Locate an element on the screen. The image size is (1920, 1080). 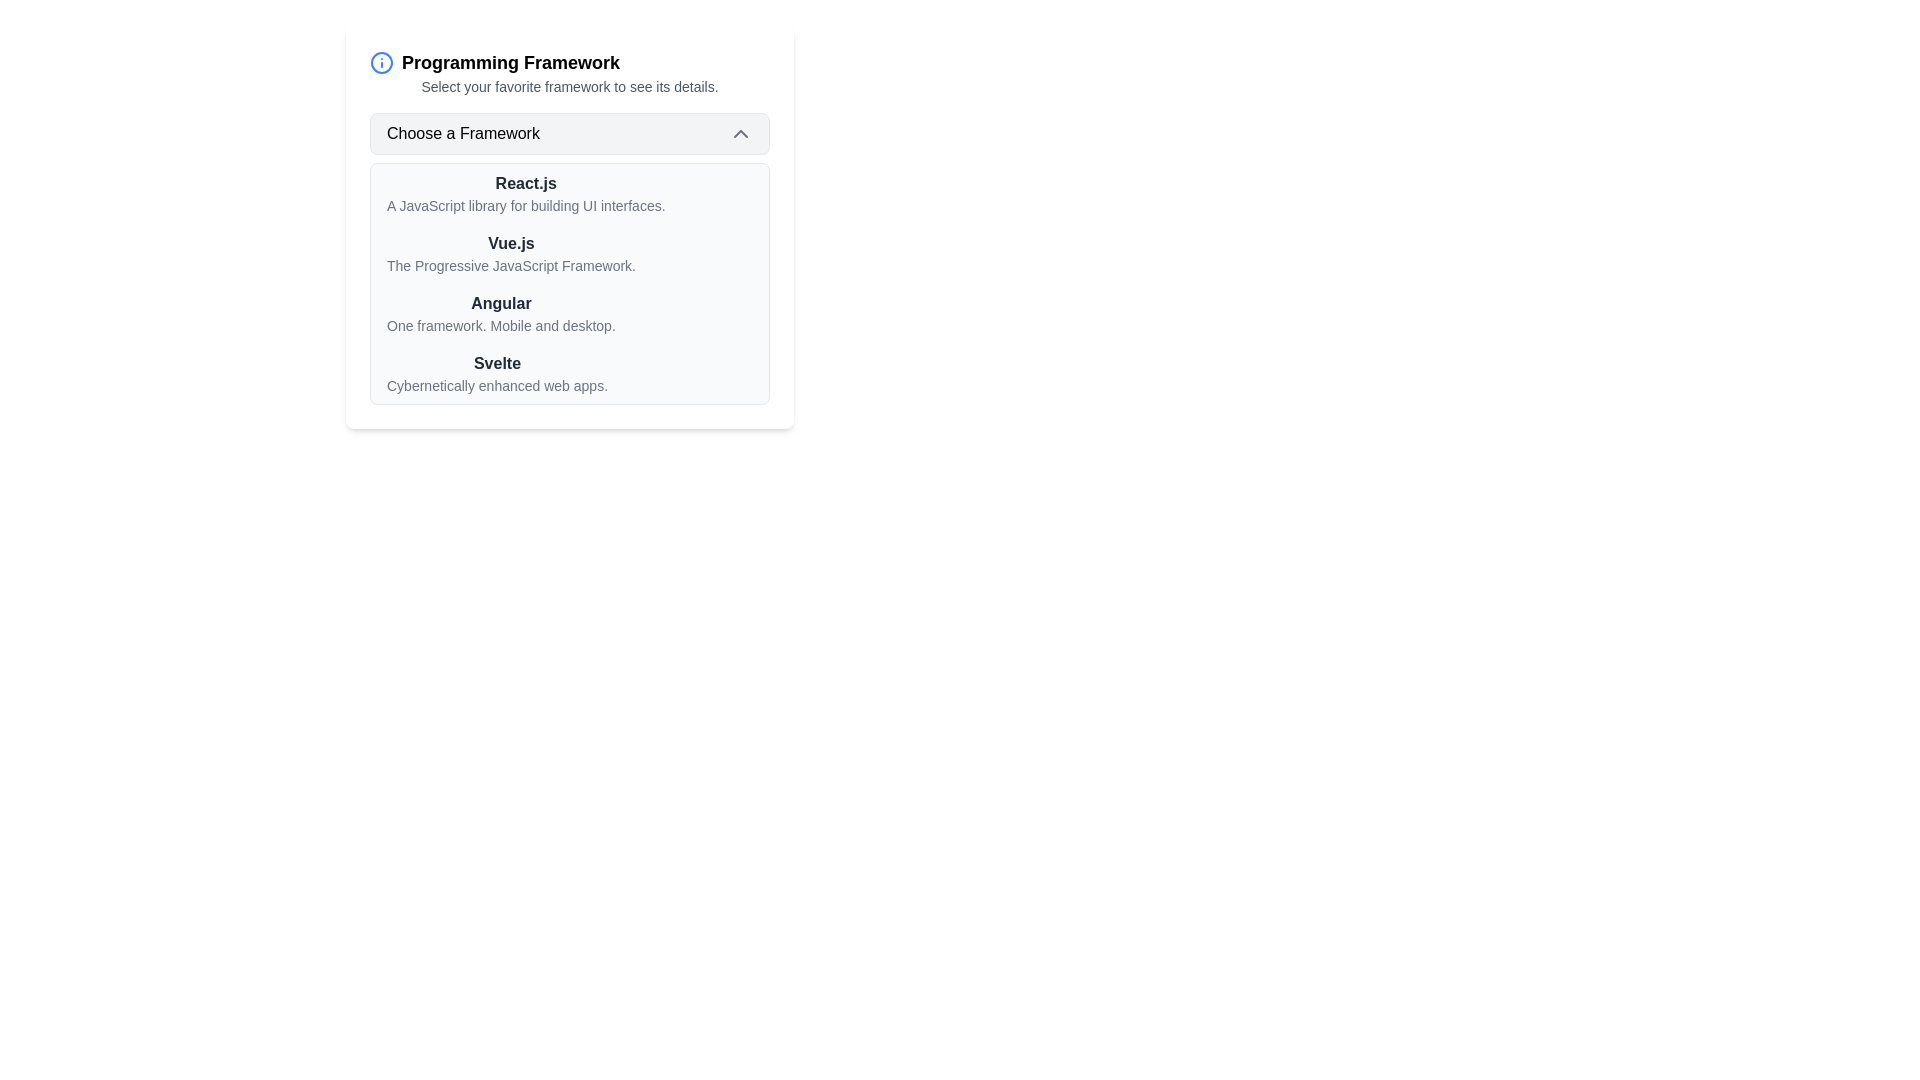
the bold text label reading 'Angular' that is positioned above the descriptive text 'One framework. Mobile and desktop.' is located at coordinates (501, 304).